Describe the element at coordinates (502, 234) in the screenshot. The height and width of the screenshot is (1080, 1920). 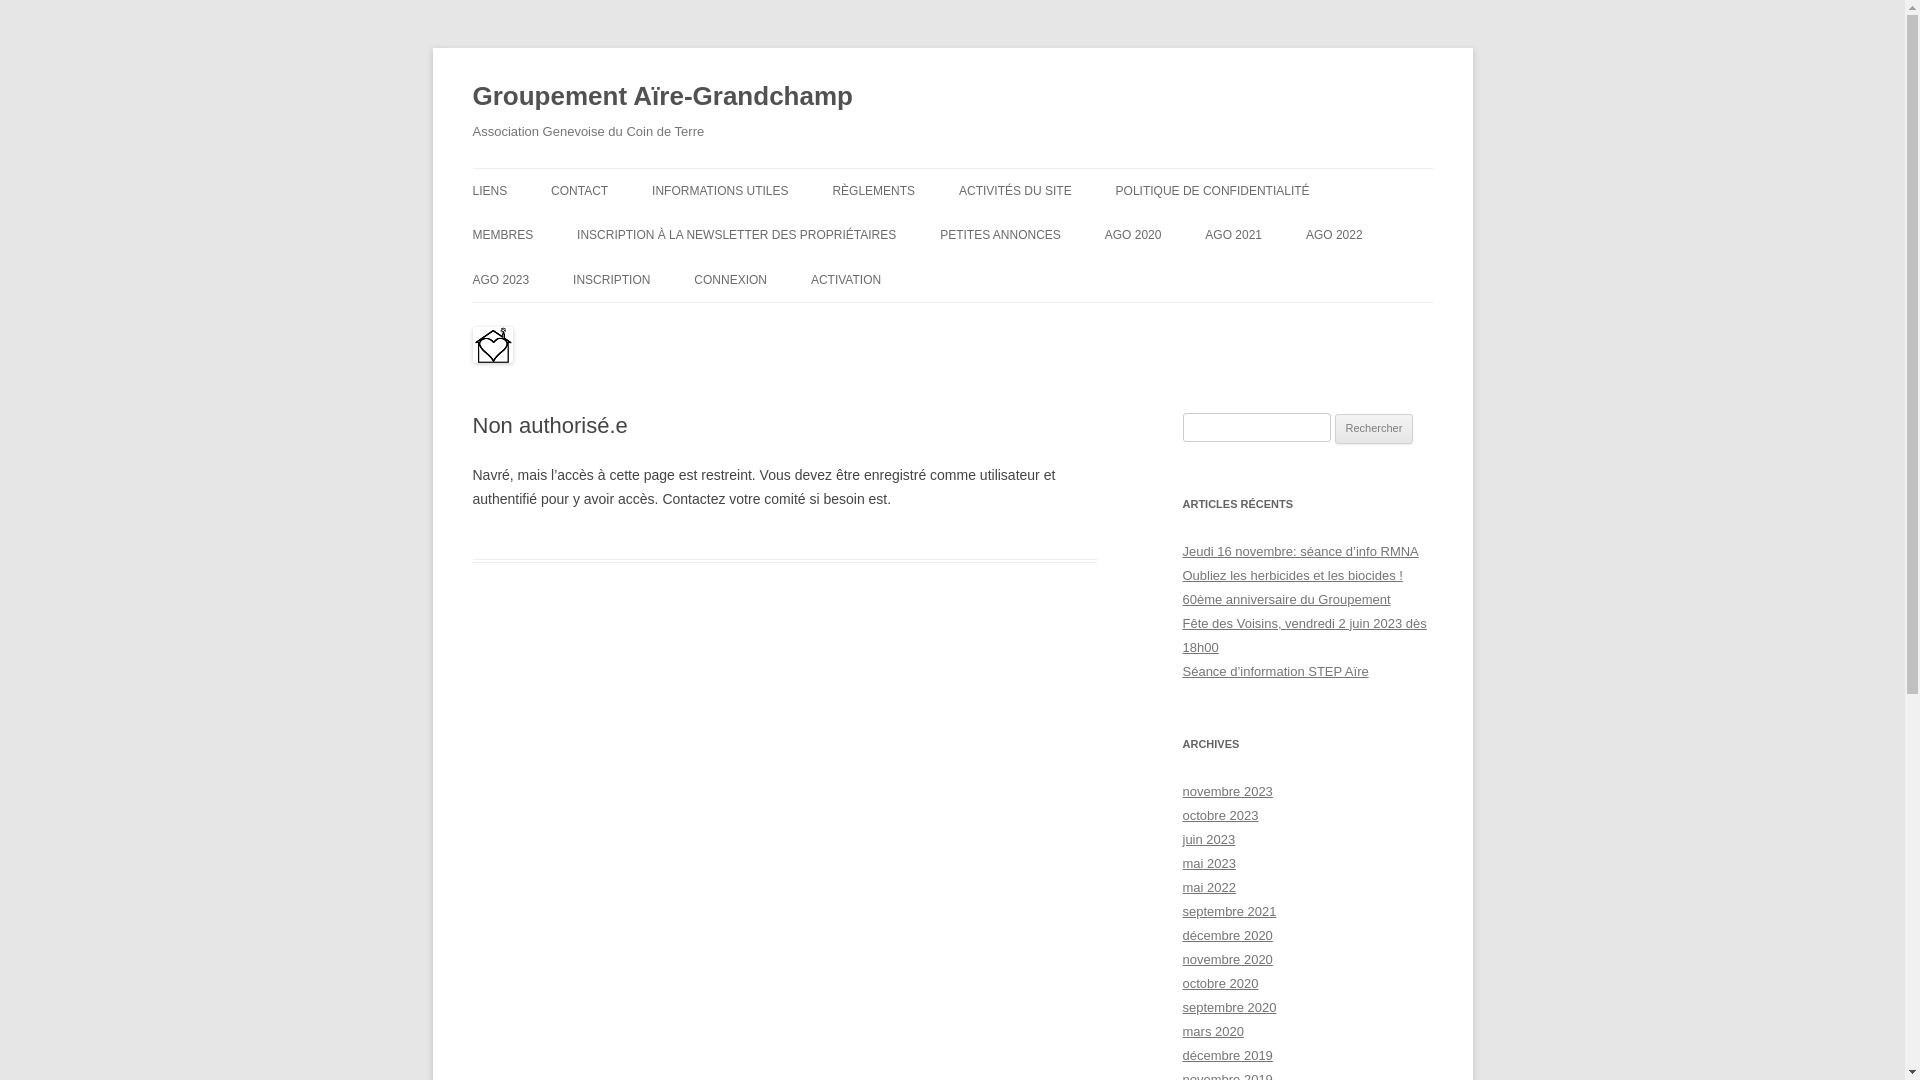
I see `'MEMBRES'` at that location.